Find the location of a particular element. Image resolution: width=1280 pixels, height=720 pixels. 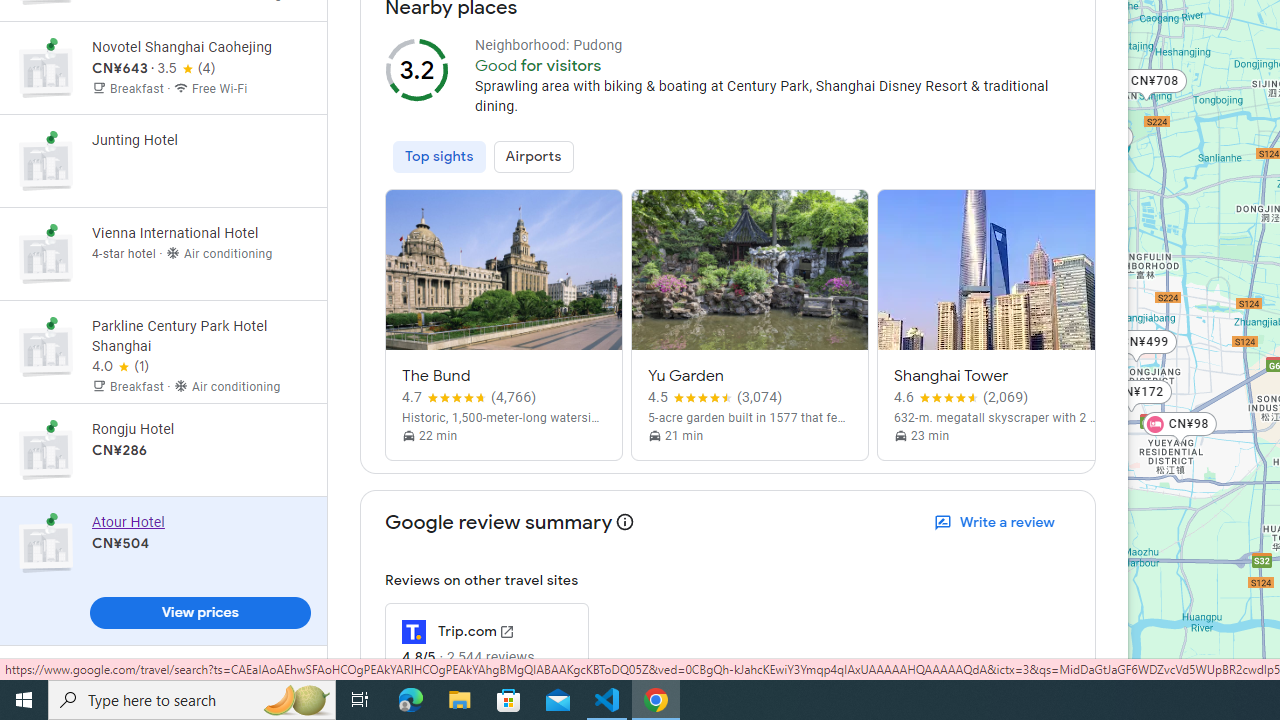

'Write a review' is located at coordinates (996, 522).